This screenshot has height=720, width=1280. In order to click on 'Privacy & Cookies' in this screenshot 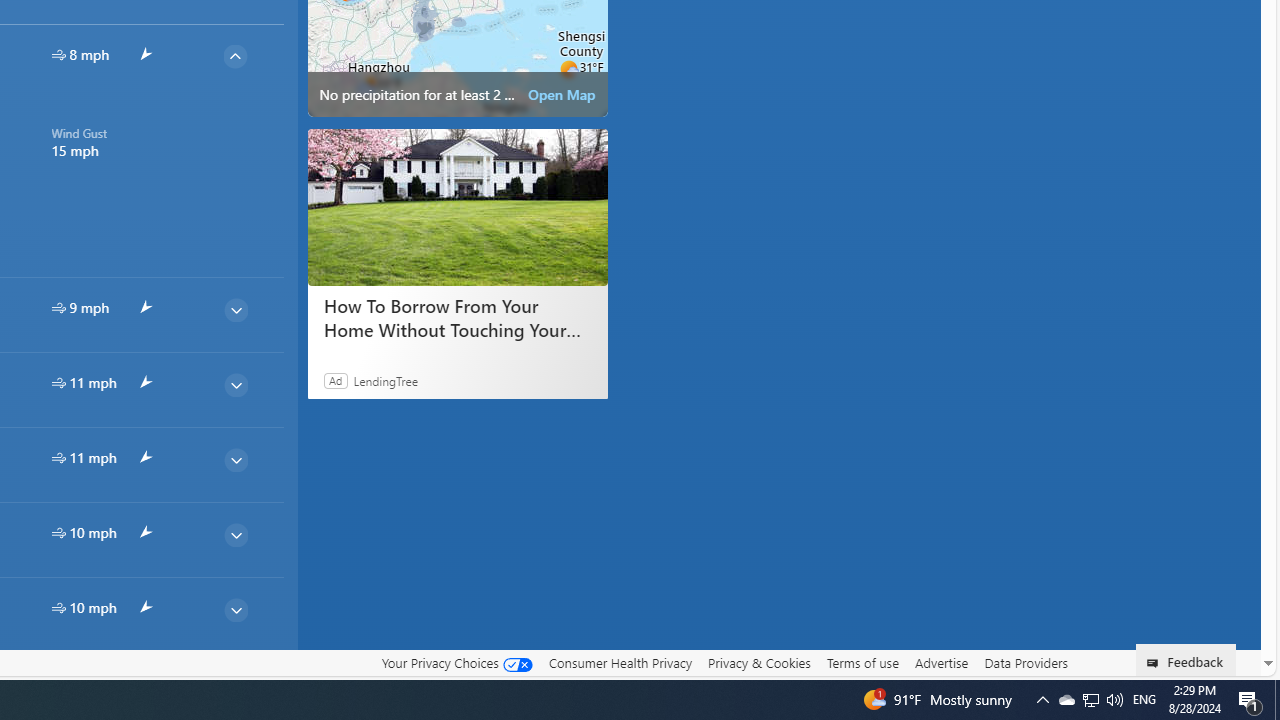, I will do `click(758, 662)`.